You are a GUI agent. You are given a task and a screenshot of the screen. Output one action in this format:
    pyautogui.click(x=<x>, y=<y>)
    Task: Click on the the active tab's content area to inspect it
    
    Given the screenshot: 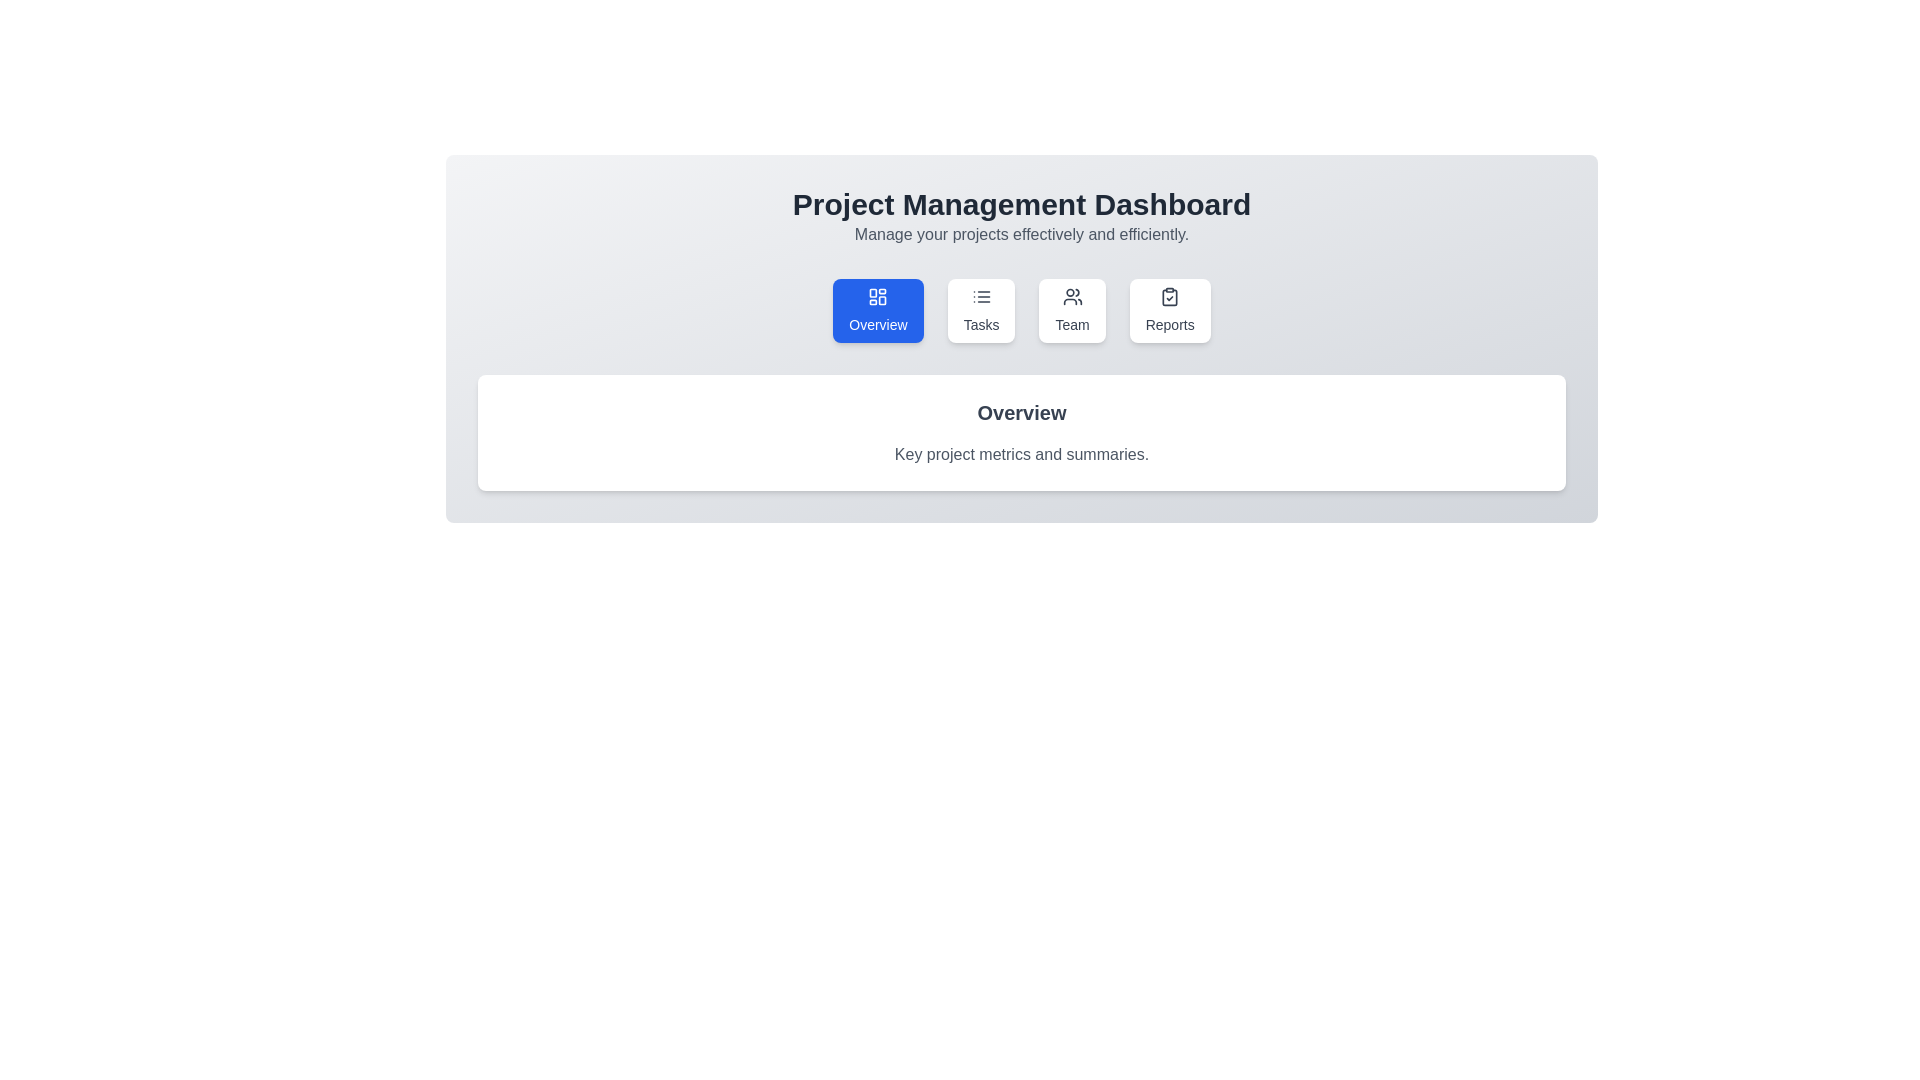 What is the action you would take?
    pyautogui.click(x=1022, y=431)
    